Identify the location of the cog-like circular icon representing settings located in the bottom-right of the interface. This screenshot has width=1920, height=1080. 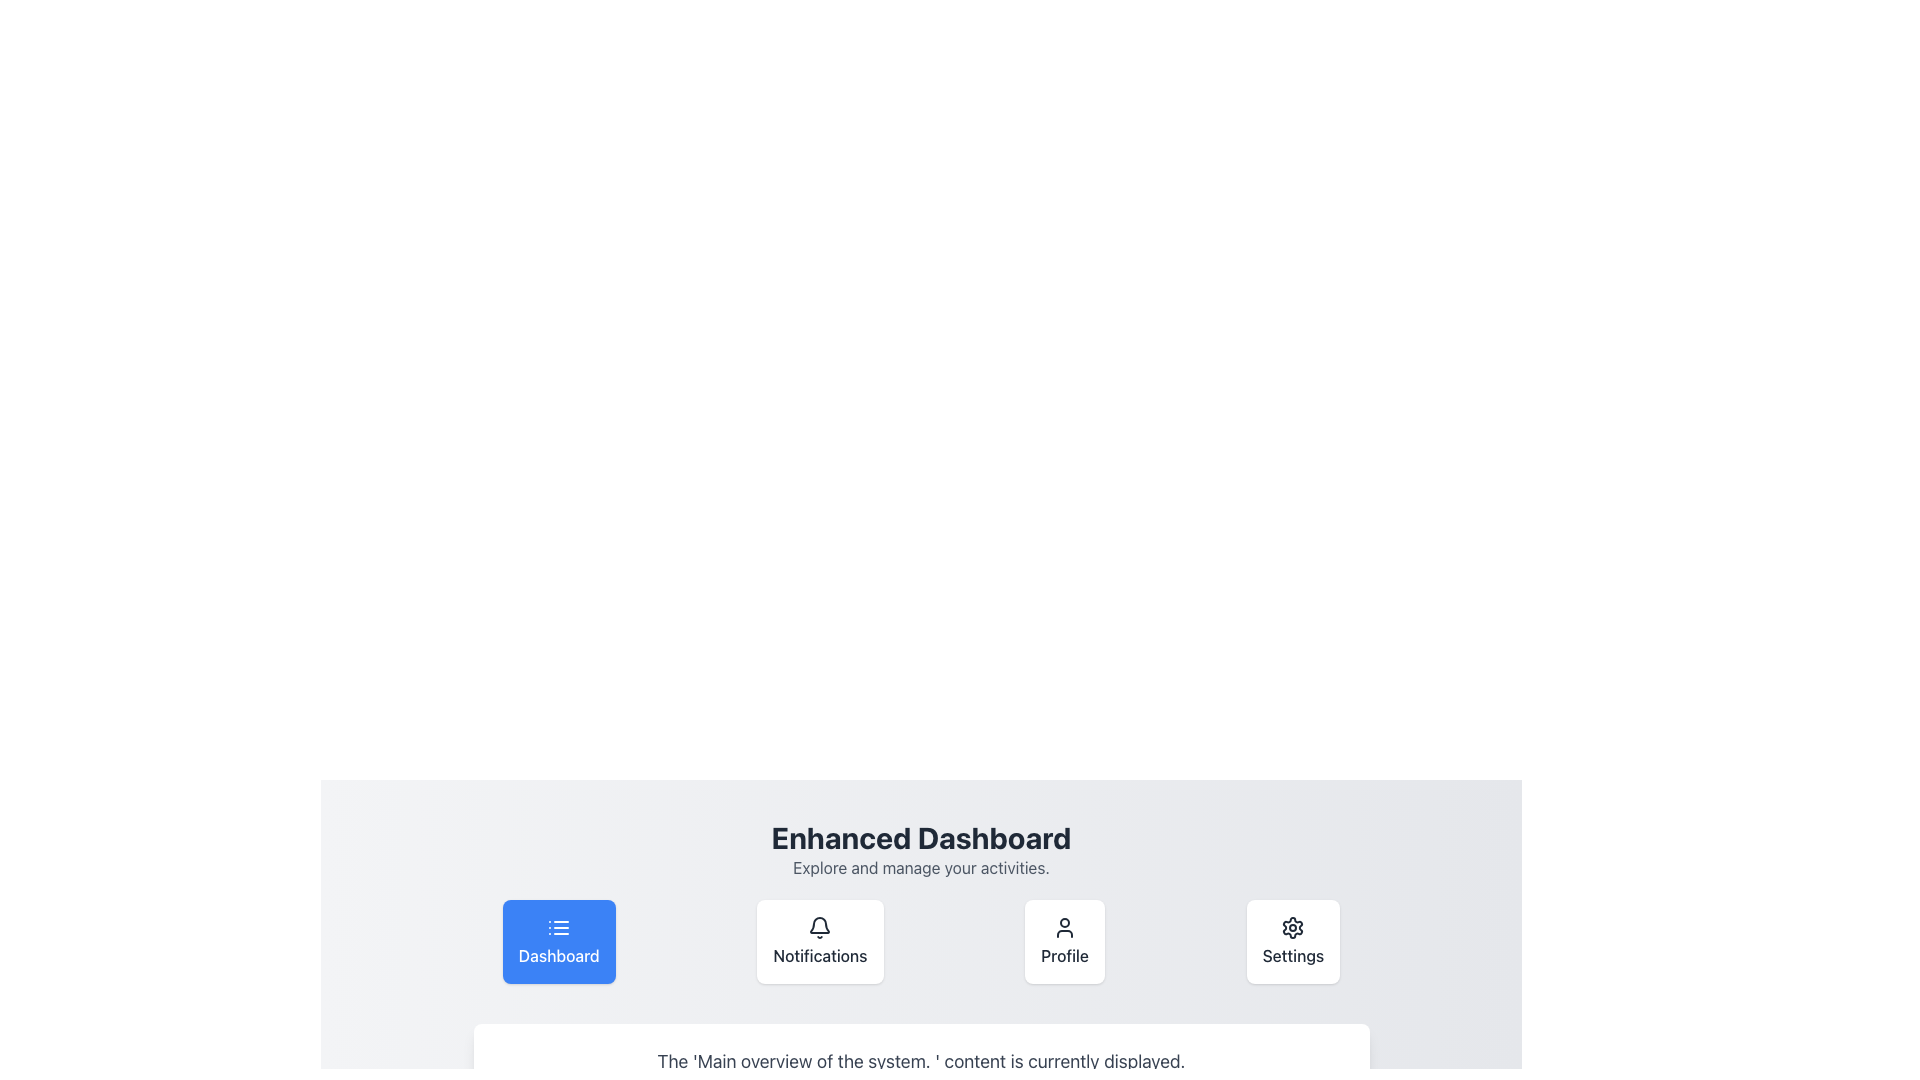
(1292, 928).